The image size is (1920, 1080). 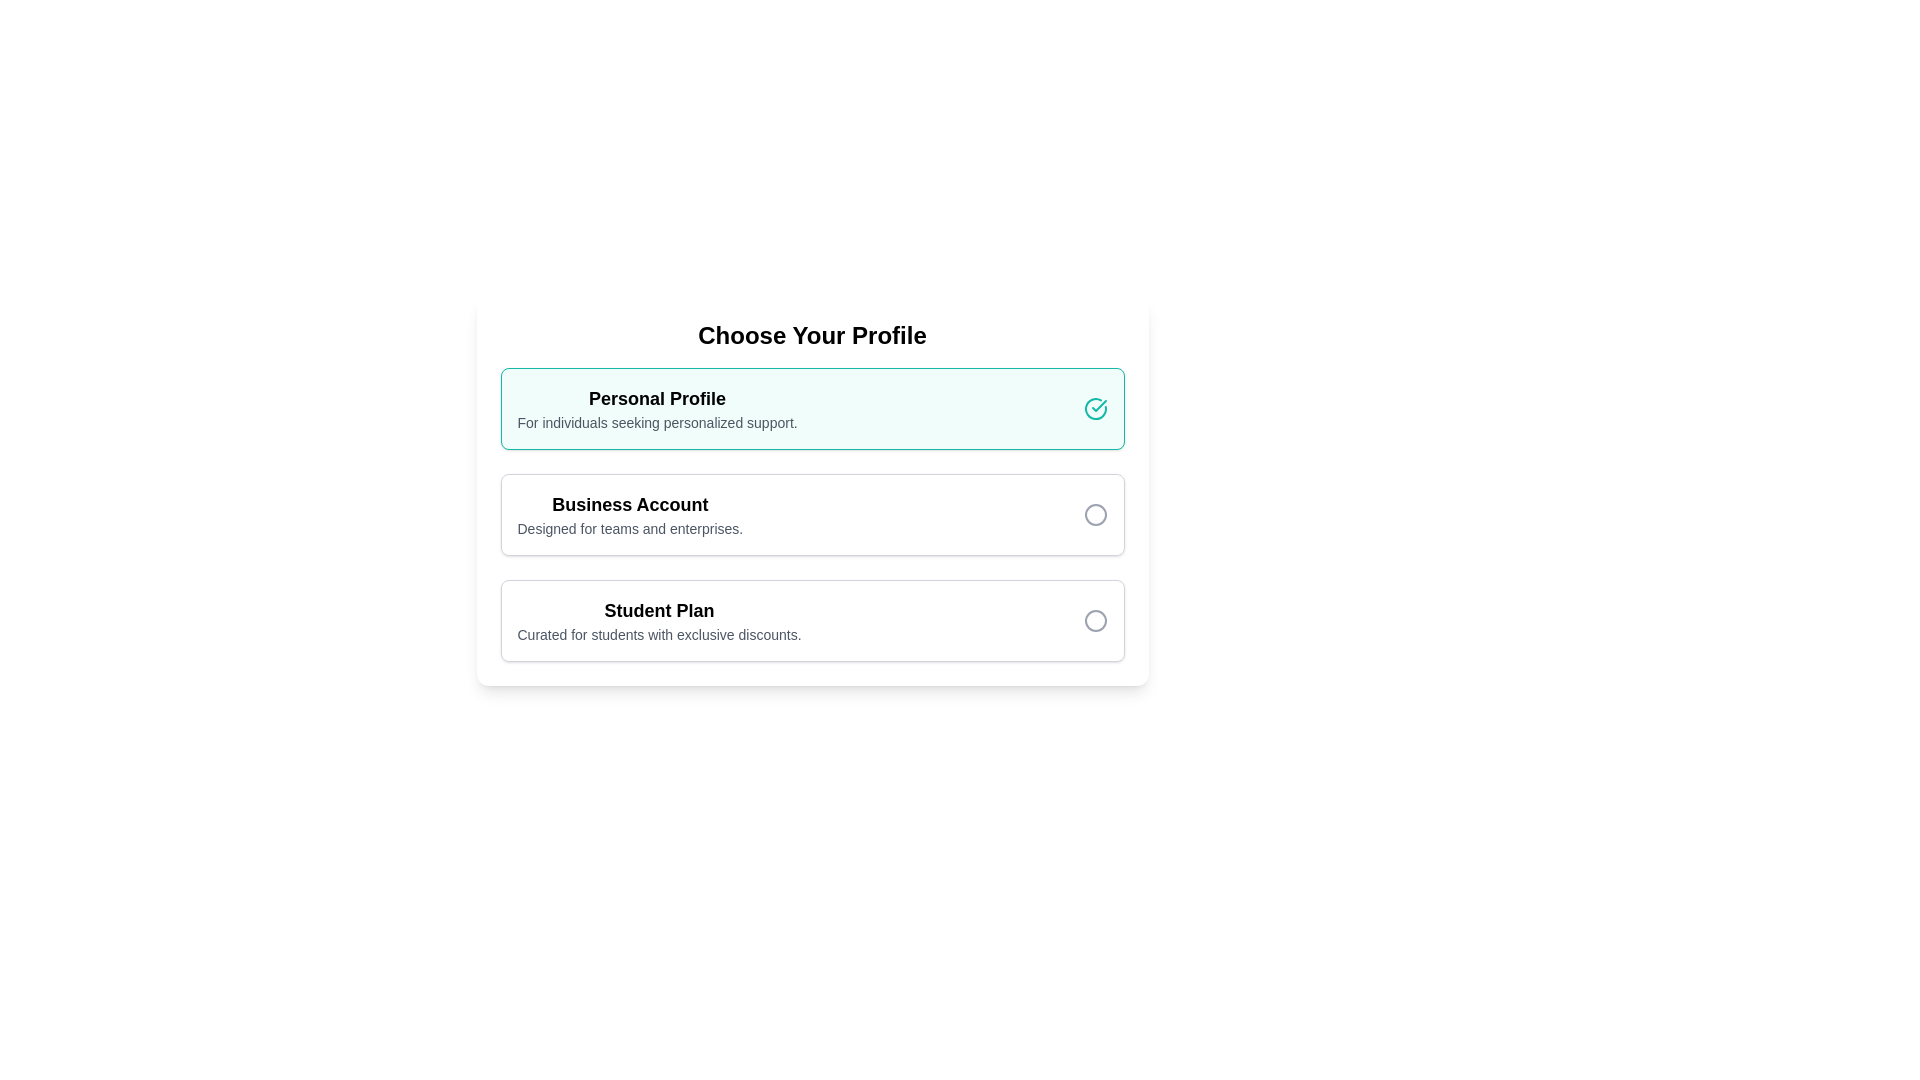 What do you see at coordinates (659, 635) in the screenshot?
I see `descriptive text located beneath the 'Student Plan' heading in the profile selection UI to understand its content` at bounding box center [659, 635].